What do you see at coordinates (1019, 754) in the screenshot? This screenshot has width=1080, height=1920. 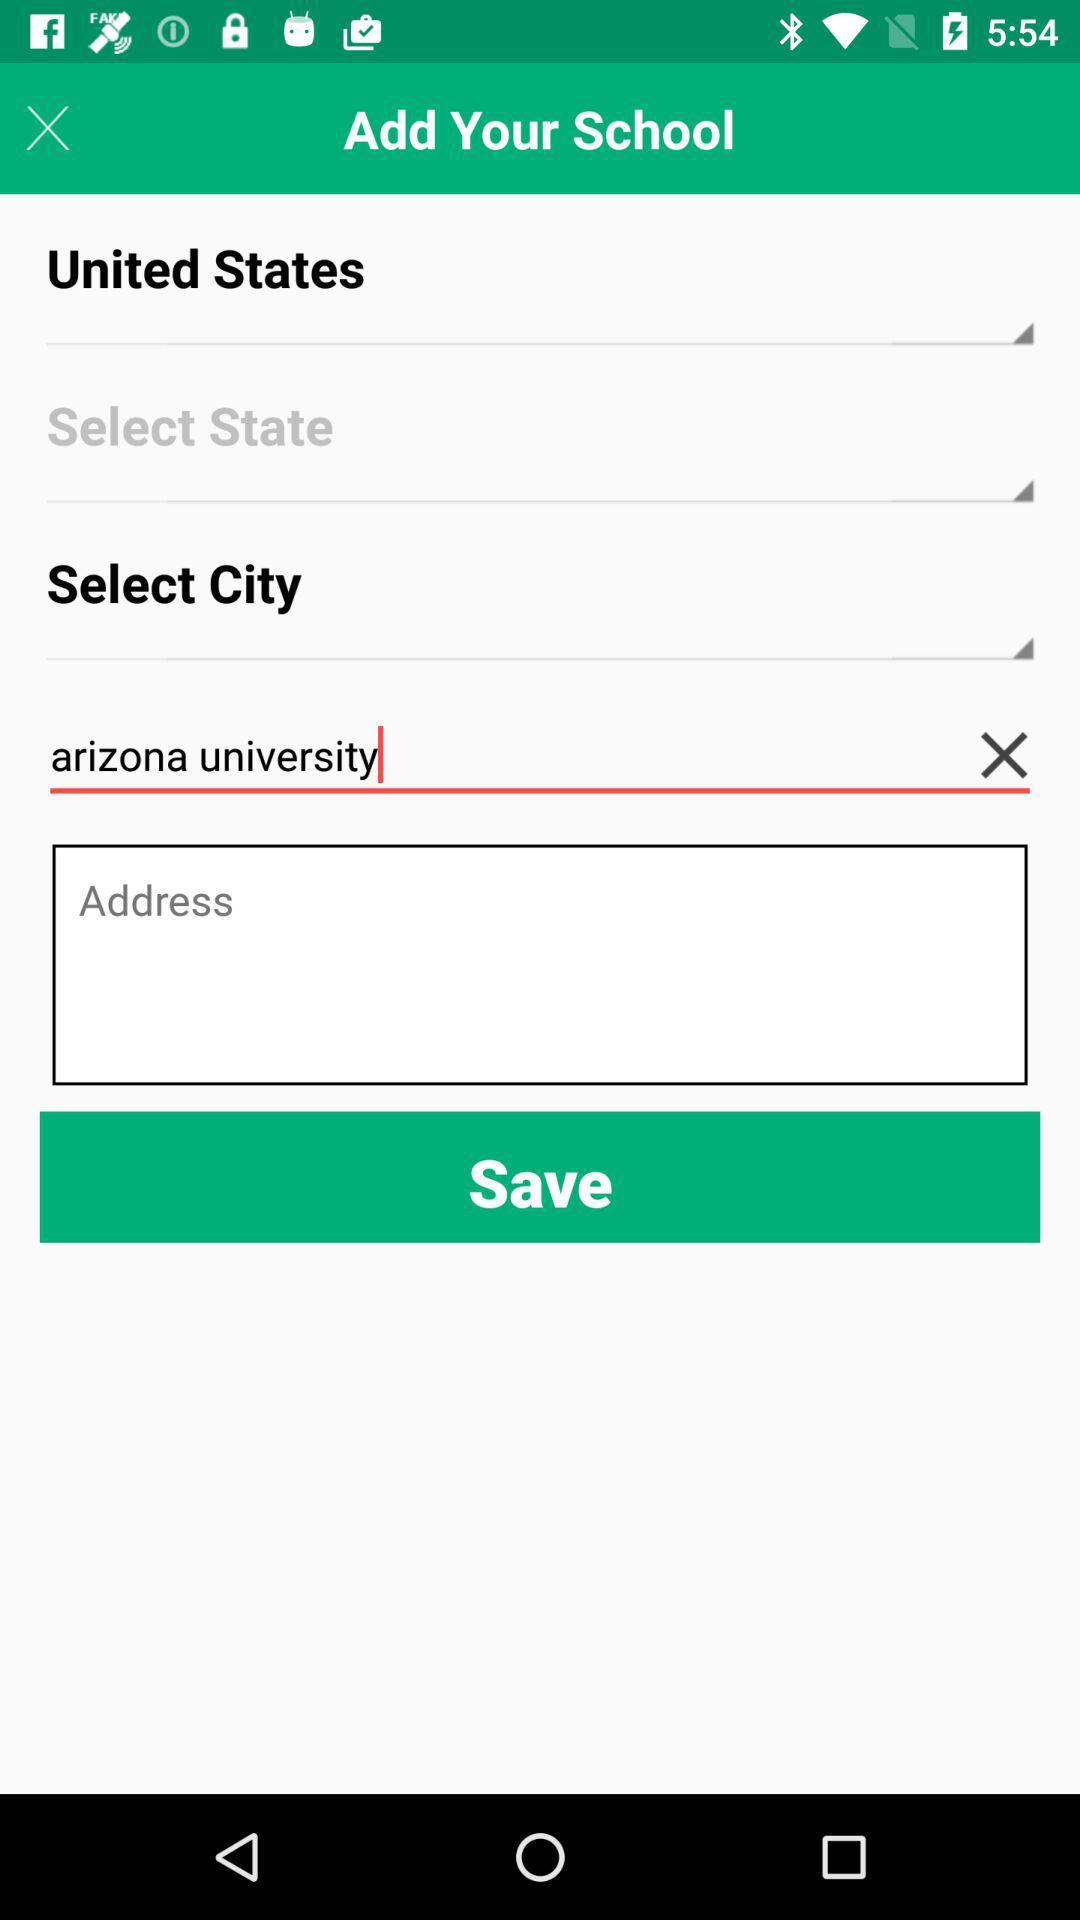 I see `clear text` at bounding box center [1019, 754].